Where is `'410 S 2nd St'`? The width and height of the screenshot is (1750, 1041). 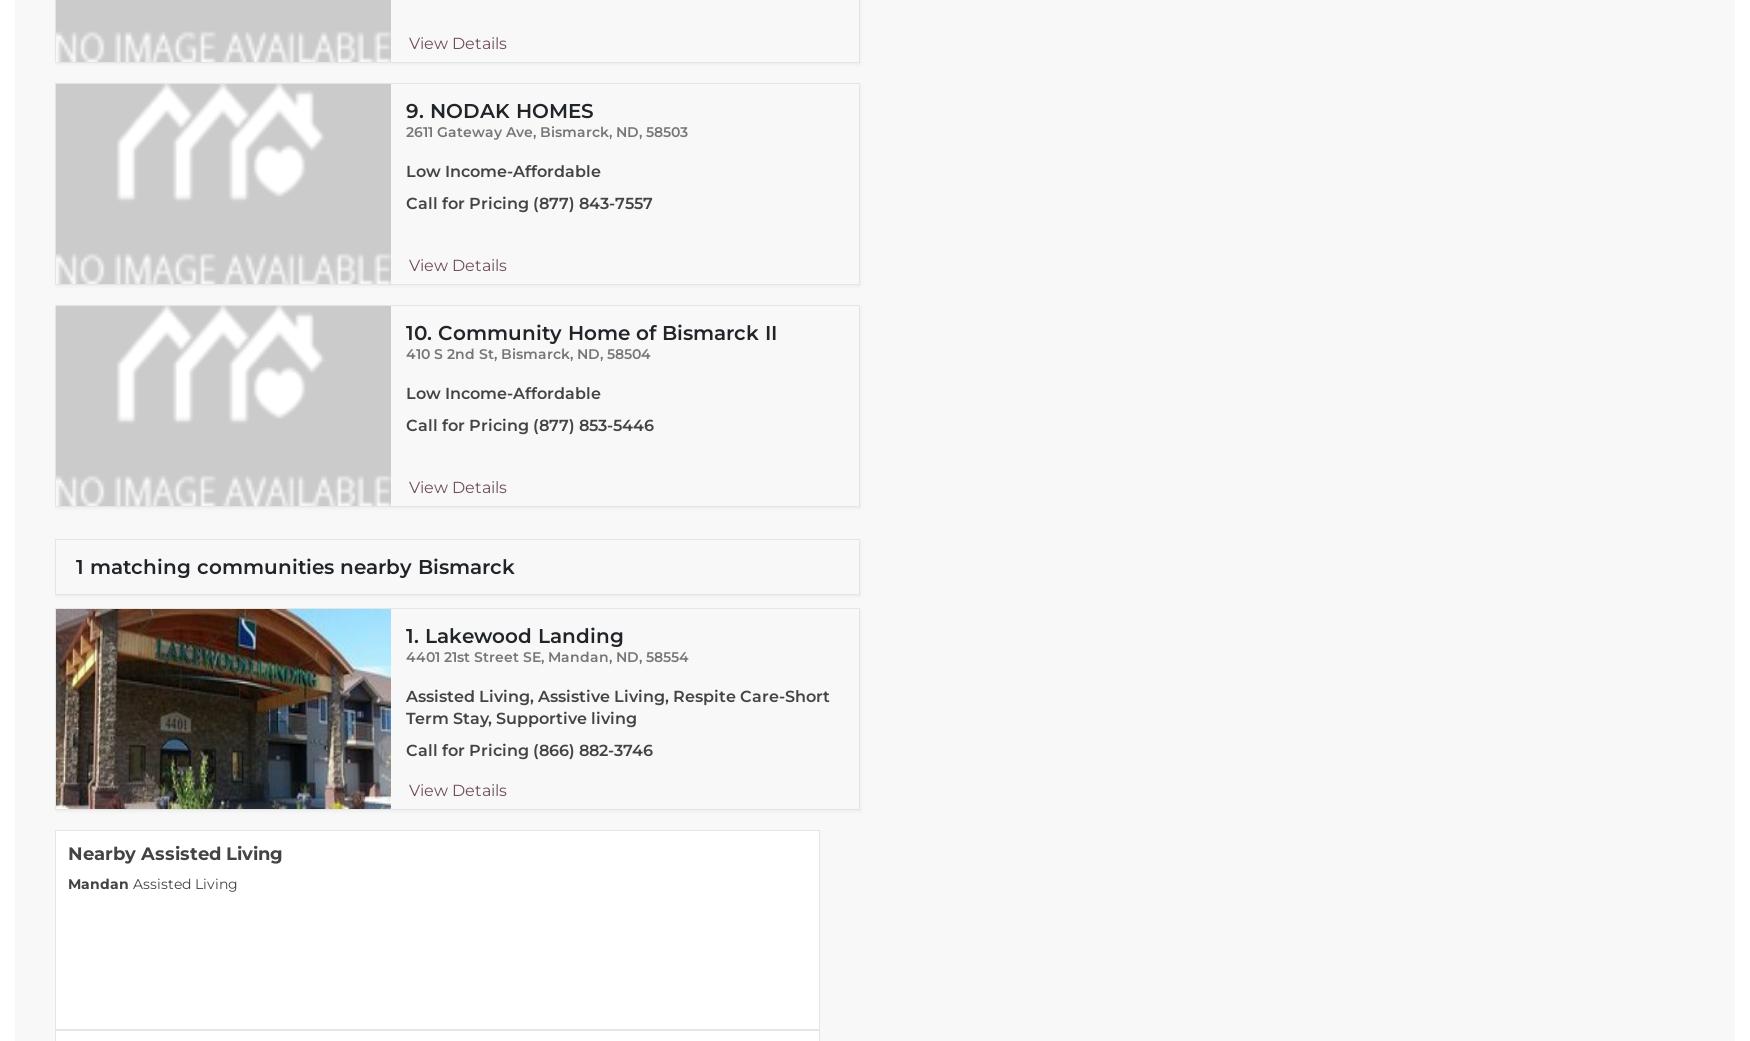
'410 S 2nd St' is located at coordinates (449, 354).